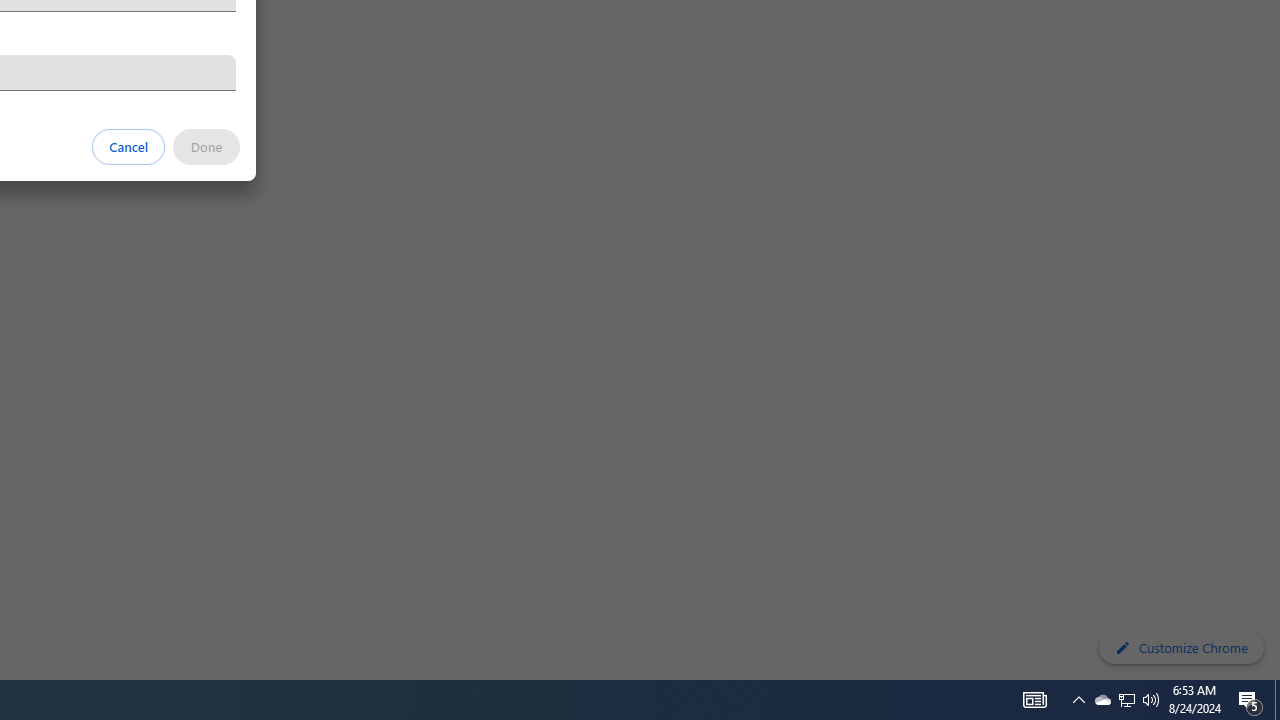 This screenshot has width=1280, height=720. I want to click on 'Cancel', so click(128, 145).